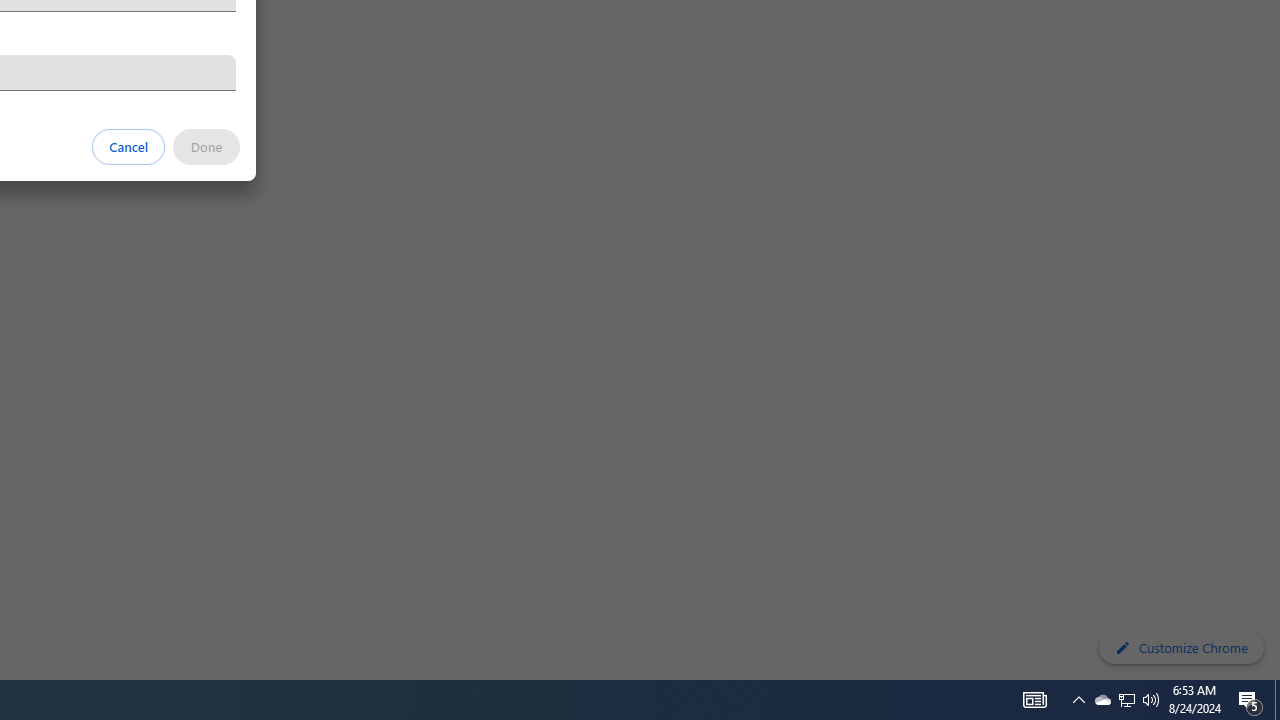 This screenshot has width=1280, height=720. I want to click on 'Cancel', so click(128, 145).